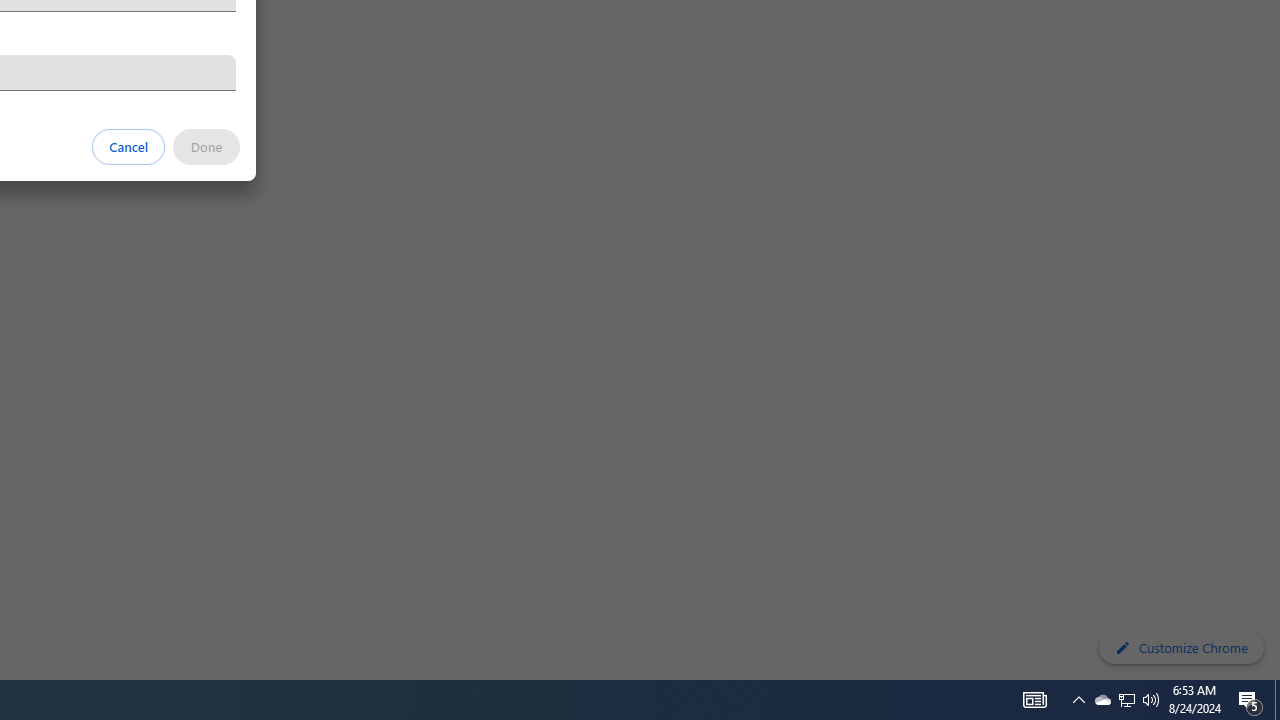 This screenshot has width=1280, height=720. I want to click on 'Cancel', so click(128, 145).